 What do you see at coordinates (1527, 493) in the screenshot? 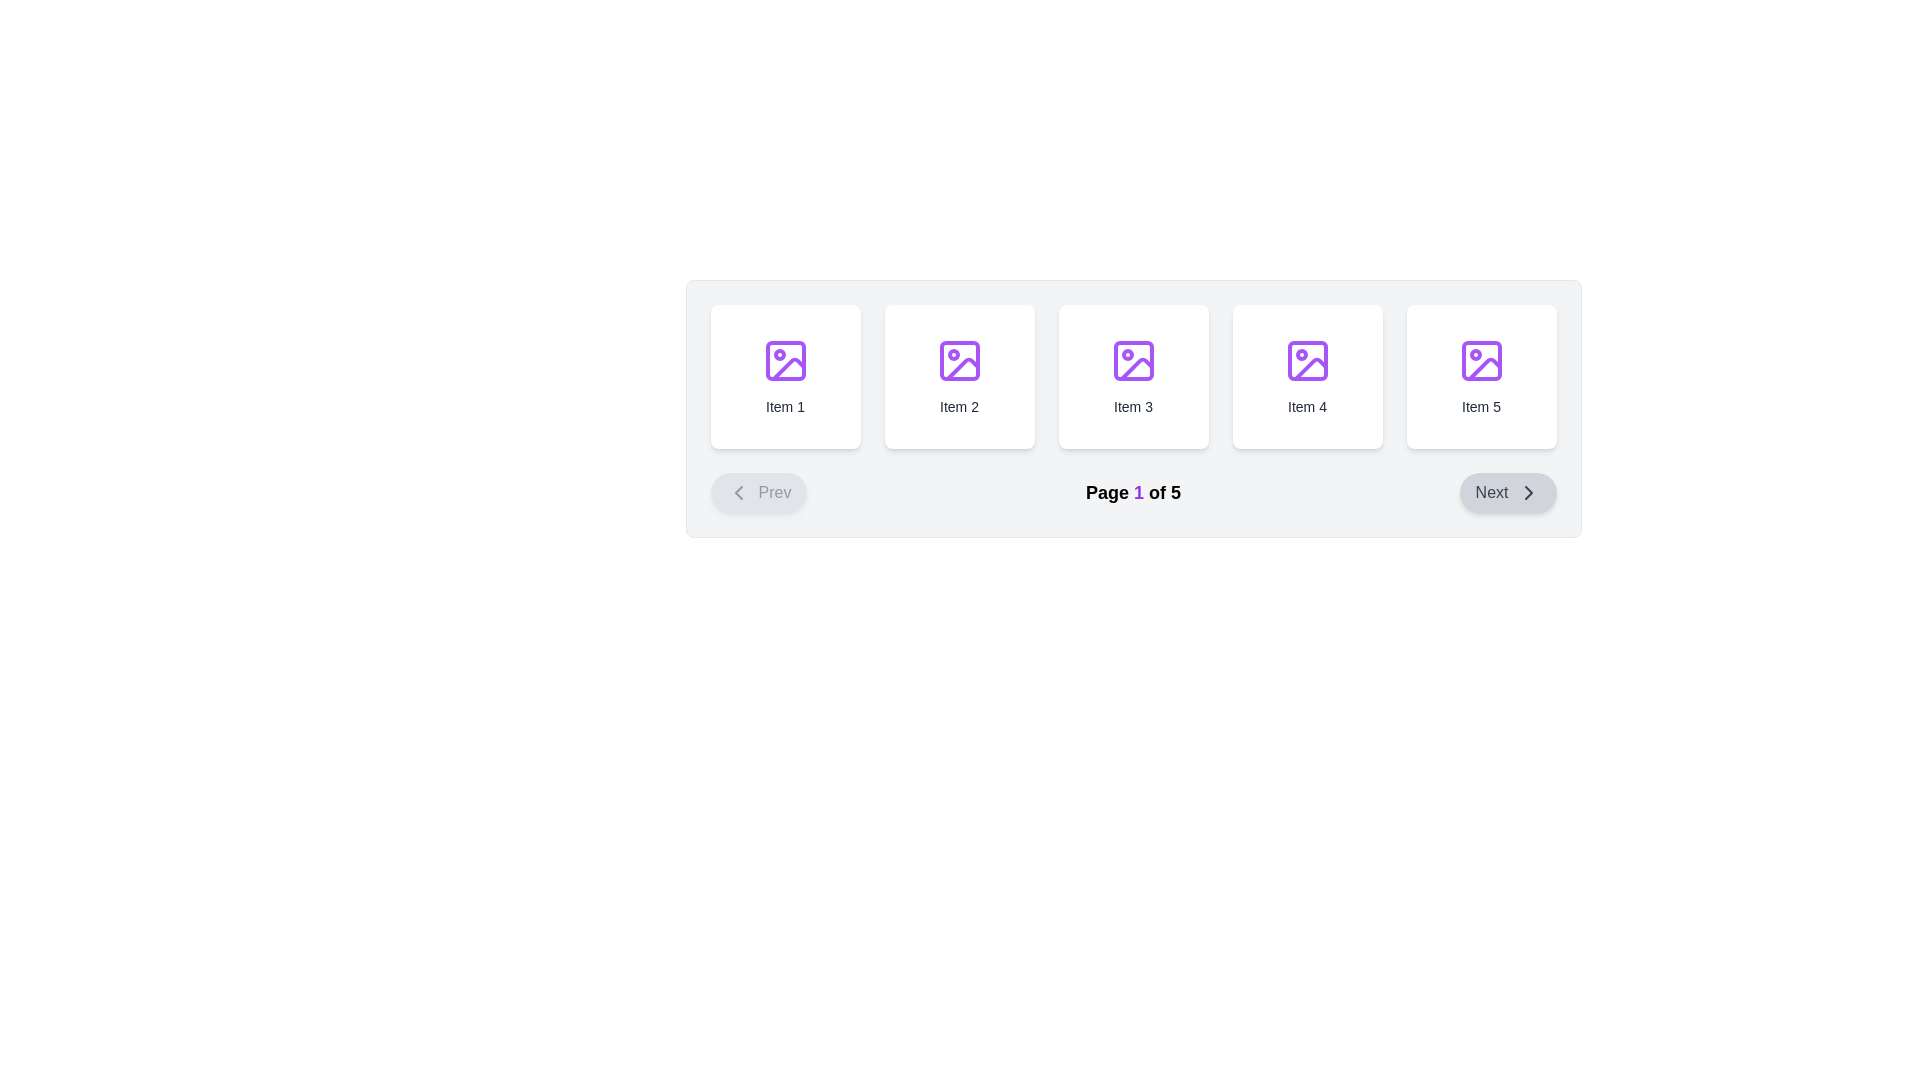
I see `the arrow symbol icon that indicates proceeding to the next page in the pagination component, located on the far-right of the pagination section next to the 'Next' button` at bounding box center [1527, 493].